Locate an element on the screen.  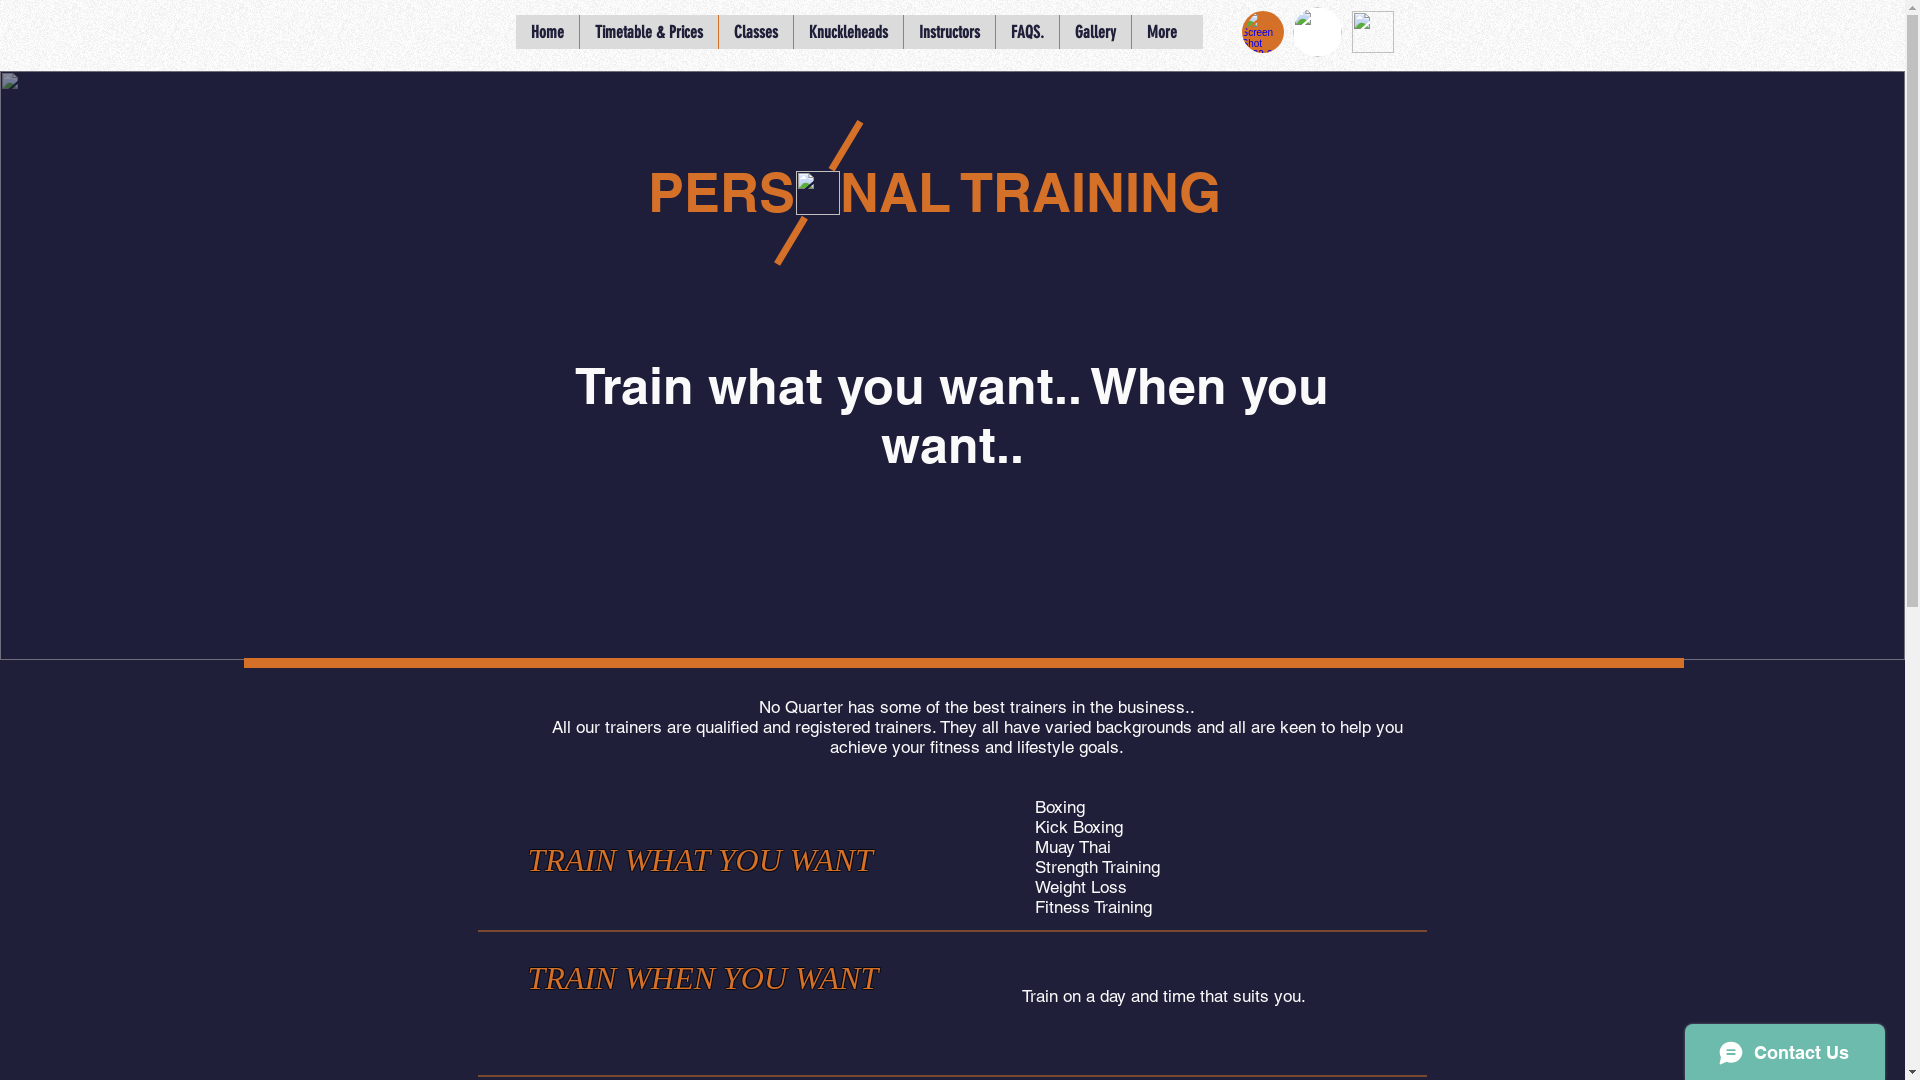
'Screen%20Shot%202020-01-18%20at%2011.51_' is located at coordinates (1261, 31).